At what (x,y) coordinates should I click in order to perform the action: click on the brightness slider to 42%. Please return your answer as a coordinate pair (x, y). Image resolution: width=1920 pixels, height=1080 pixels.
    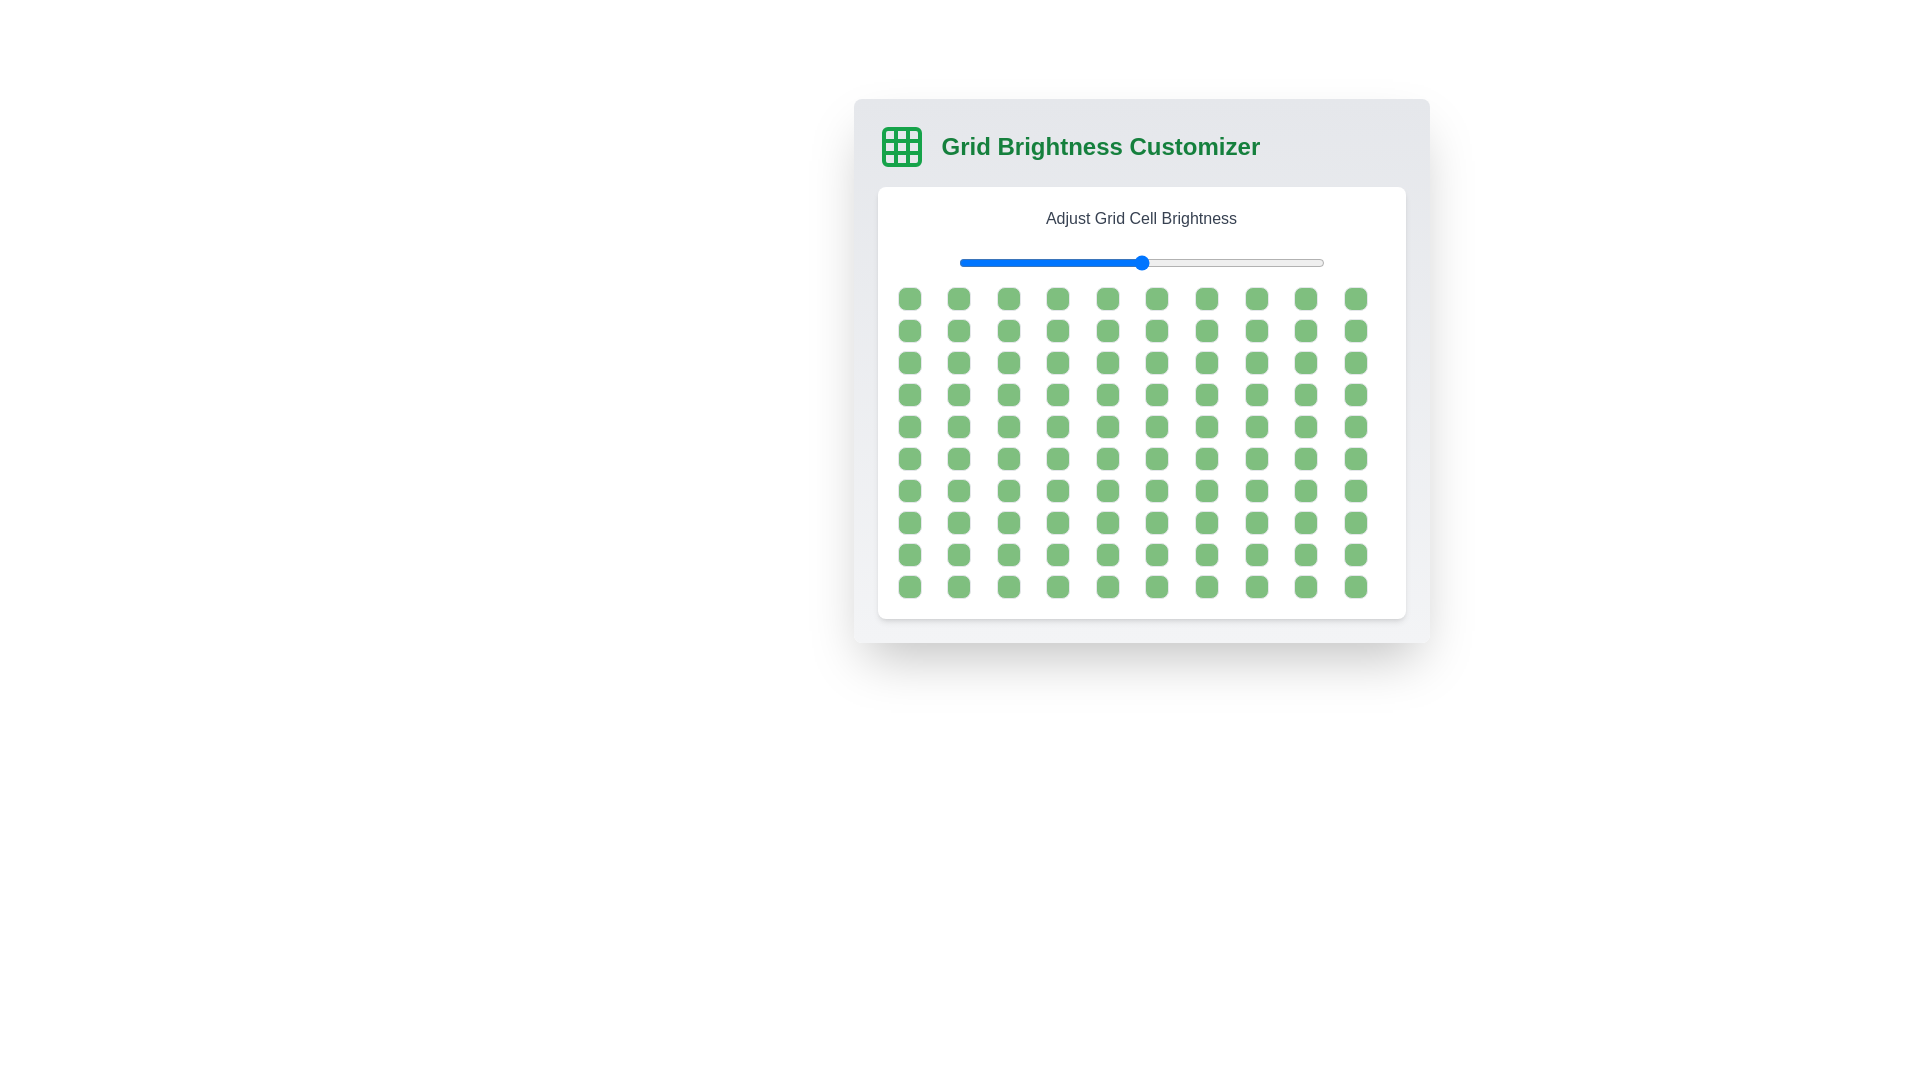
    Looking at the image, I should click on (1111, 261).